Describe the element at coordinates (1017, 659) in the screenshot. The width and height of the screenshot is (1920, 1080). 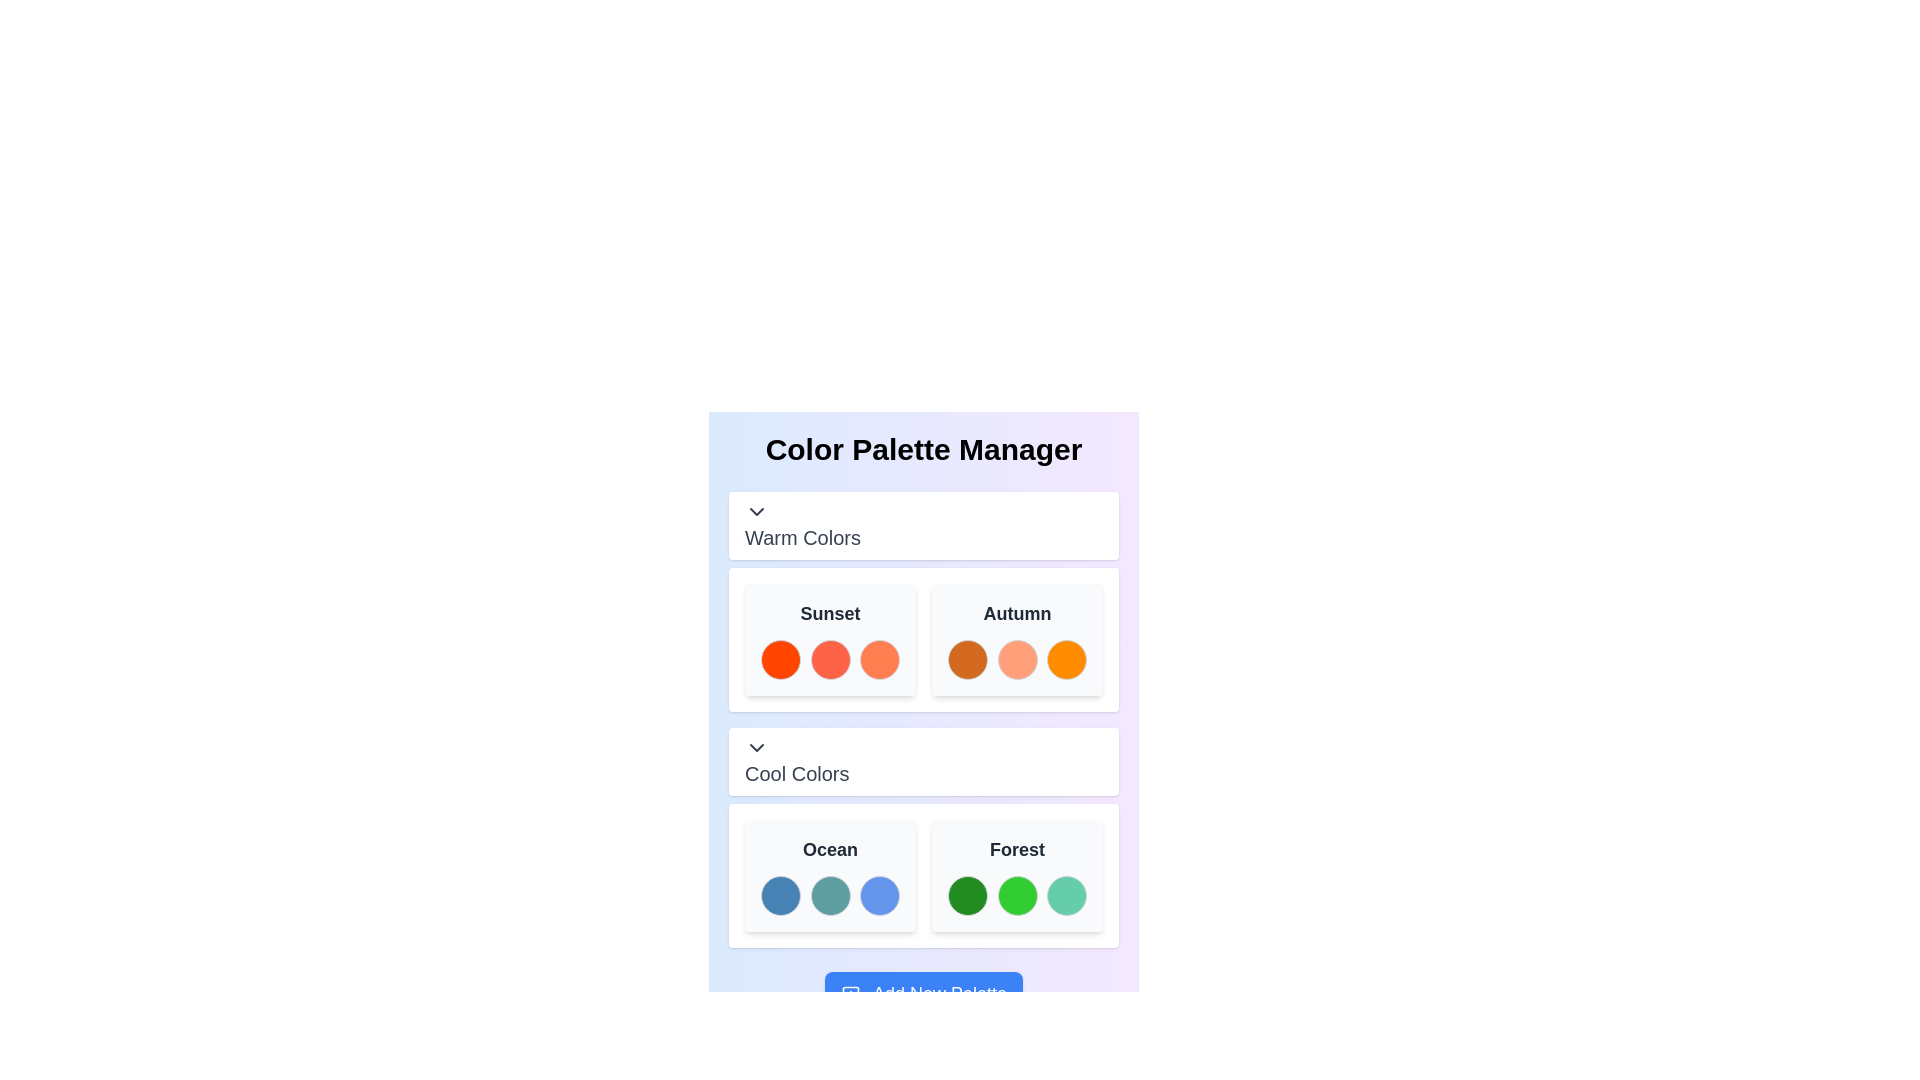
I see `the second color swatch in the 'Autumn' box, which is part of the 'Warm Colors' section` at that location.